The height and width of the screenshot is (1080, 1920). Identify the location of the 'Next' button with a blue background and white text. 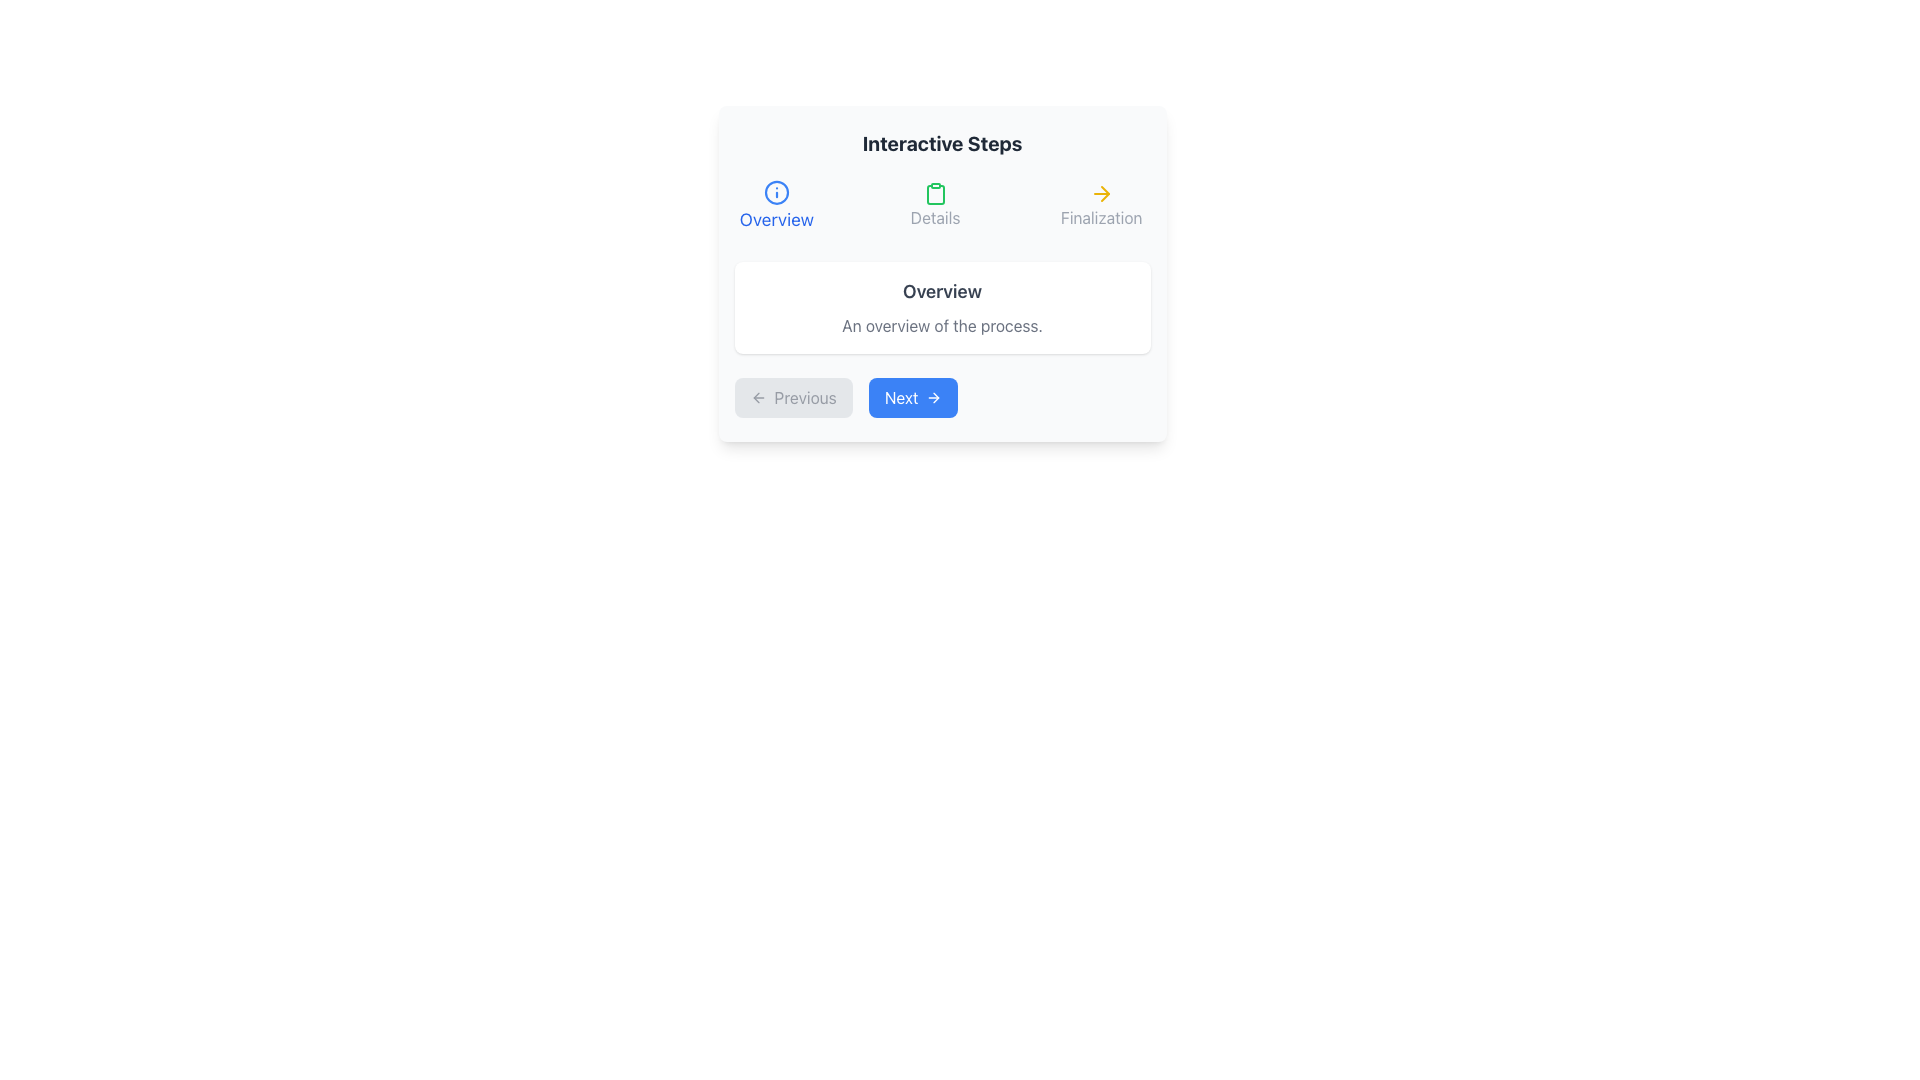
(912, 397).